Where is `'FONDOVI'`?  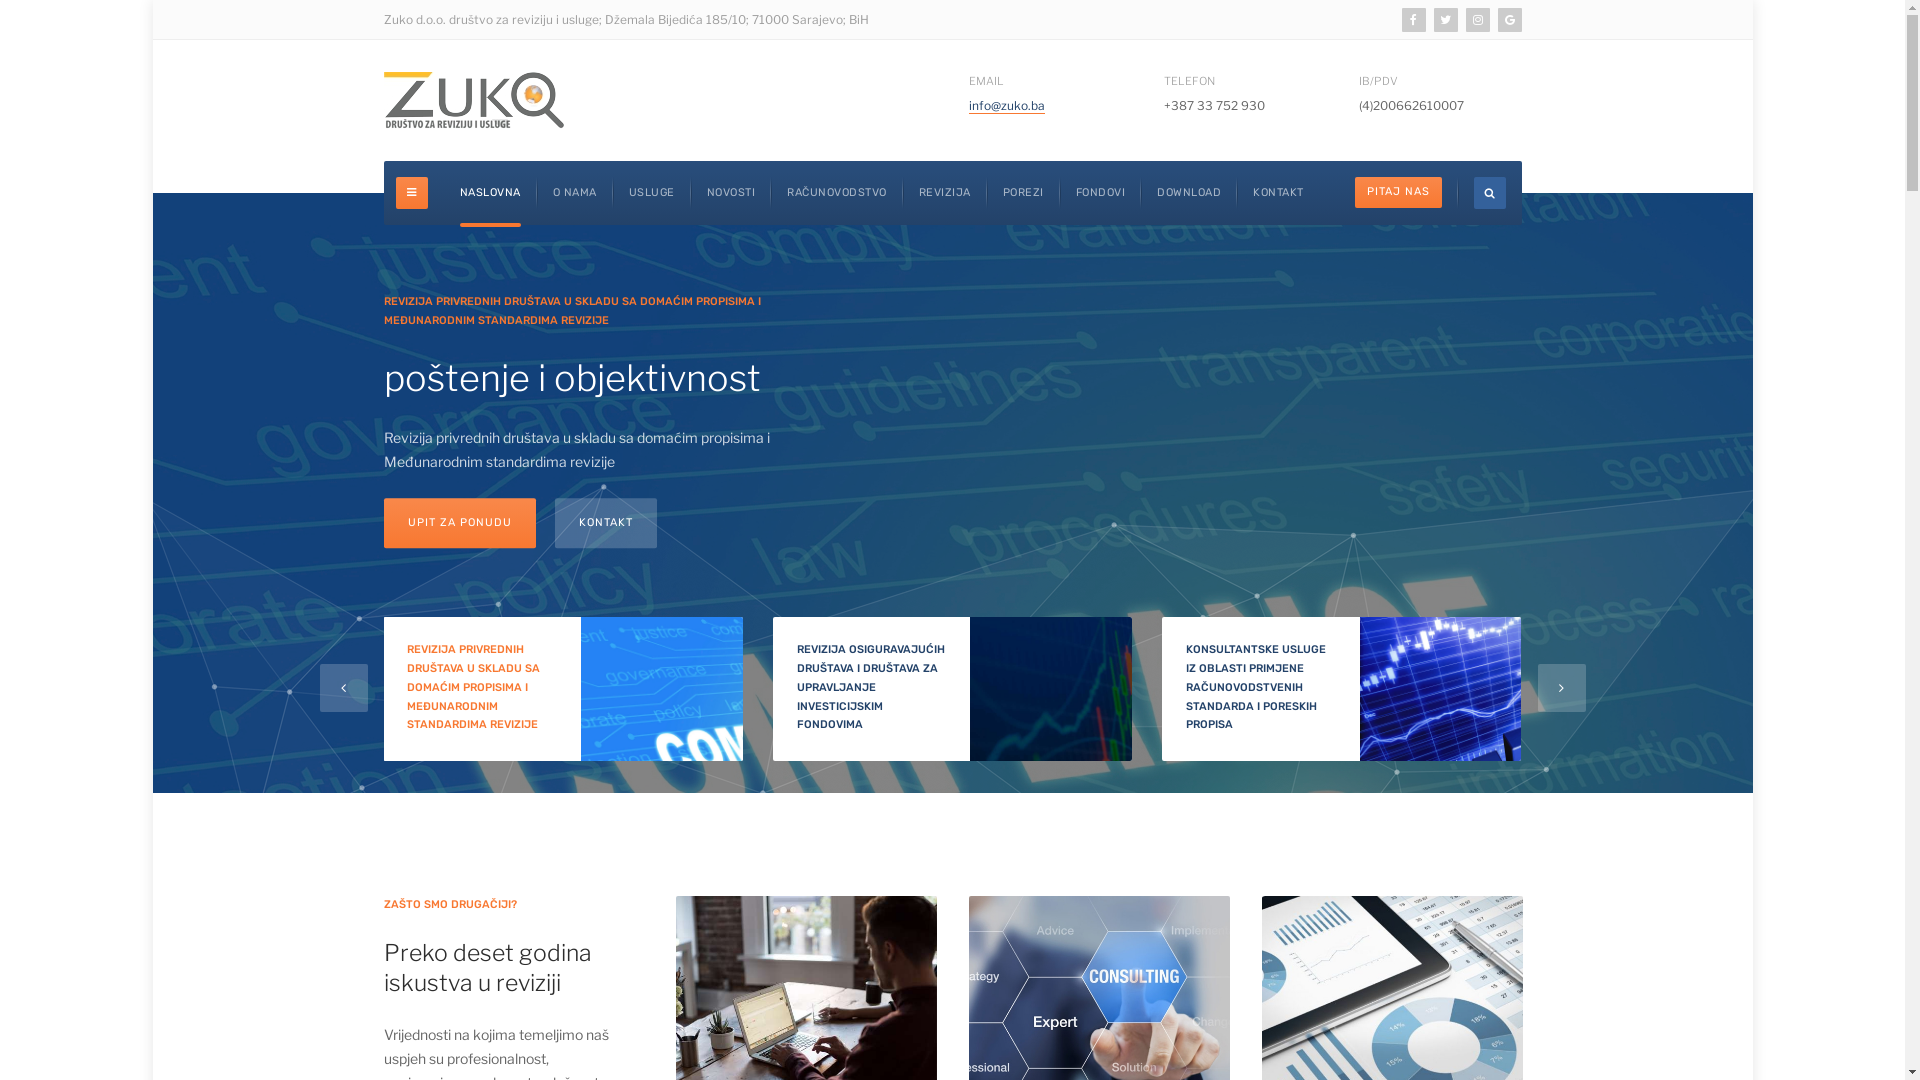
'FONDOVI' is located at coordinates (1099, 192).